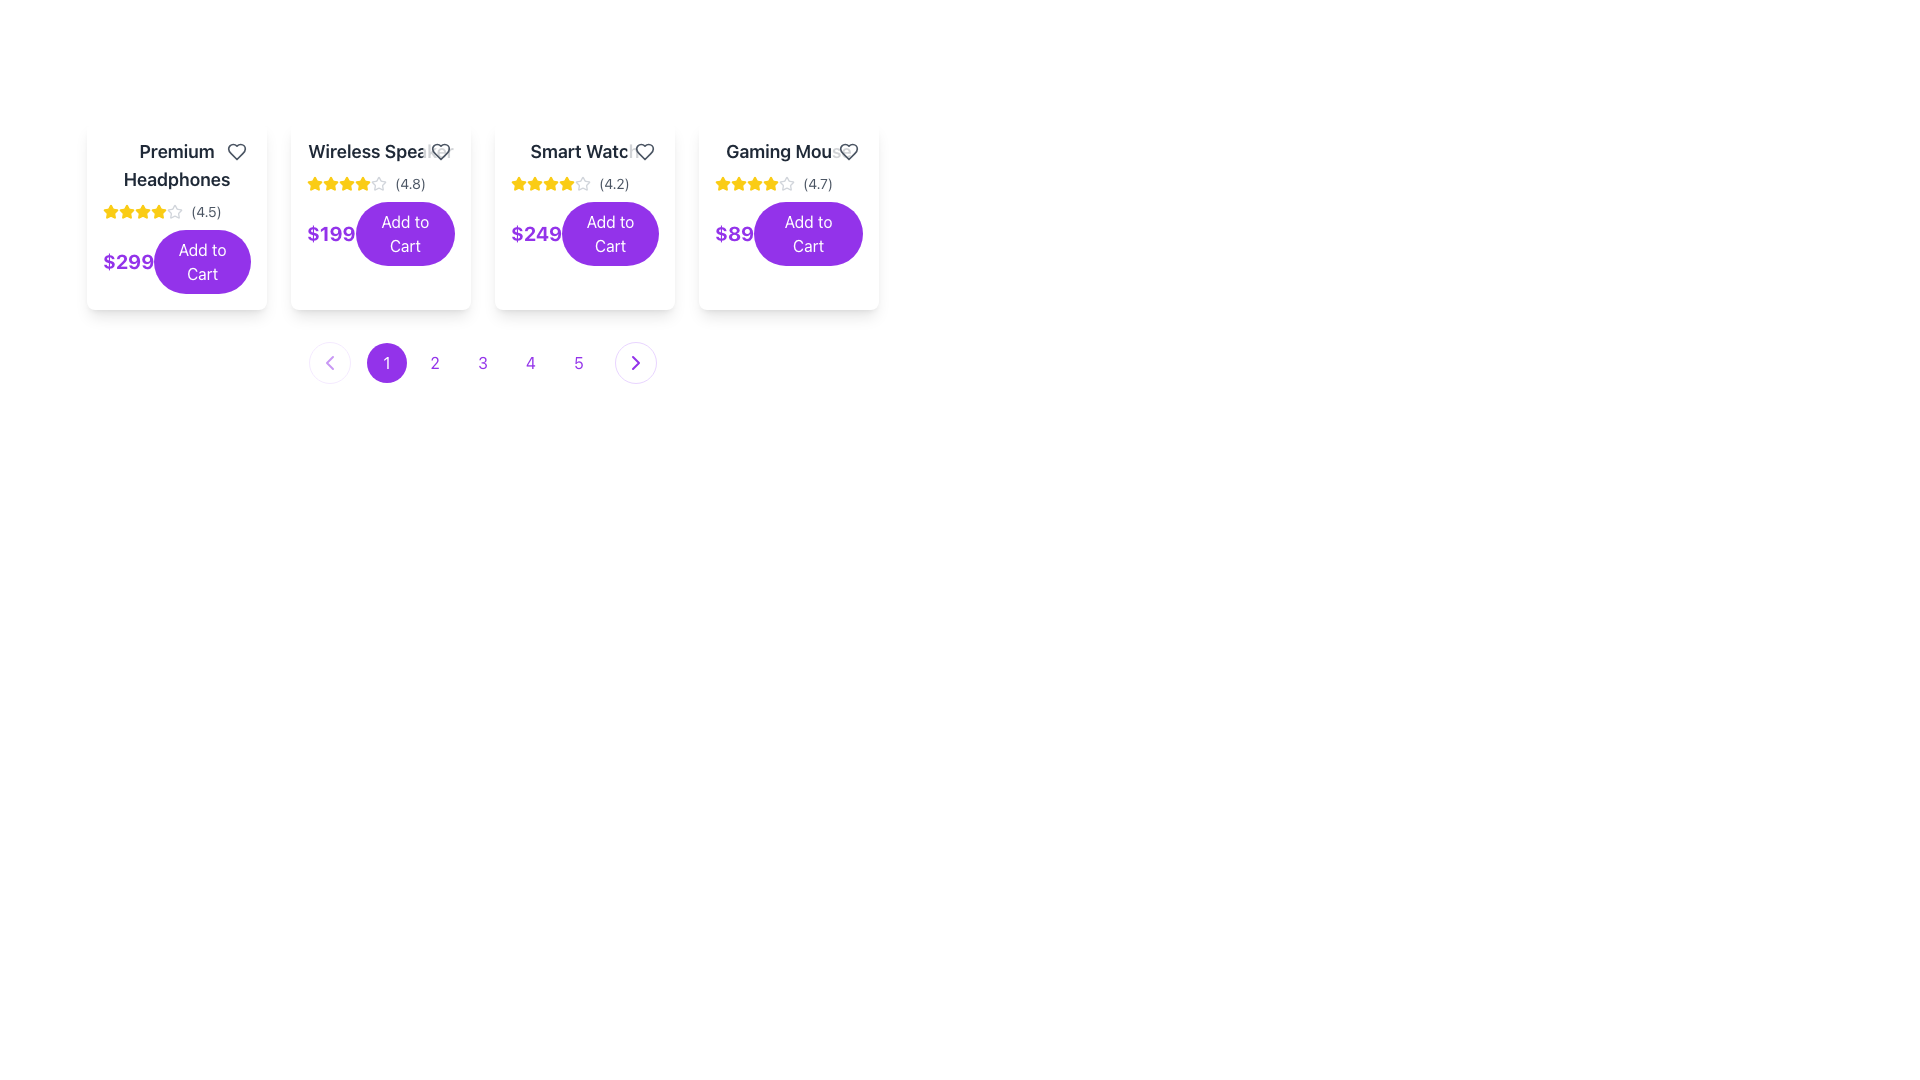 The width and height of the screenshot is (1920, 1080). Describe the element at coordinates (440, 150) in the screenshot. I see `the heart-shaped like button located at the top-right corner of the 'Wireless Speaker' product card` at that location.